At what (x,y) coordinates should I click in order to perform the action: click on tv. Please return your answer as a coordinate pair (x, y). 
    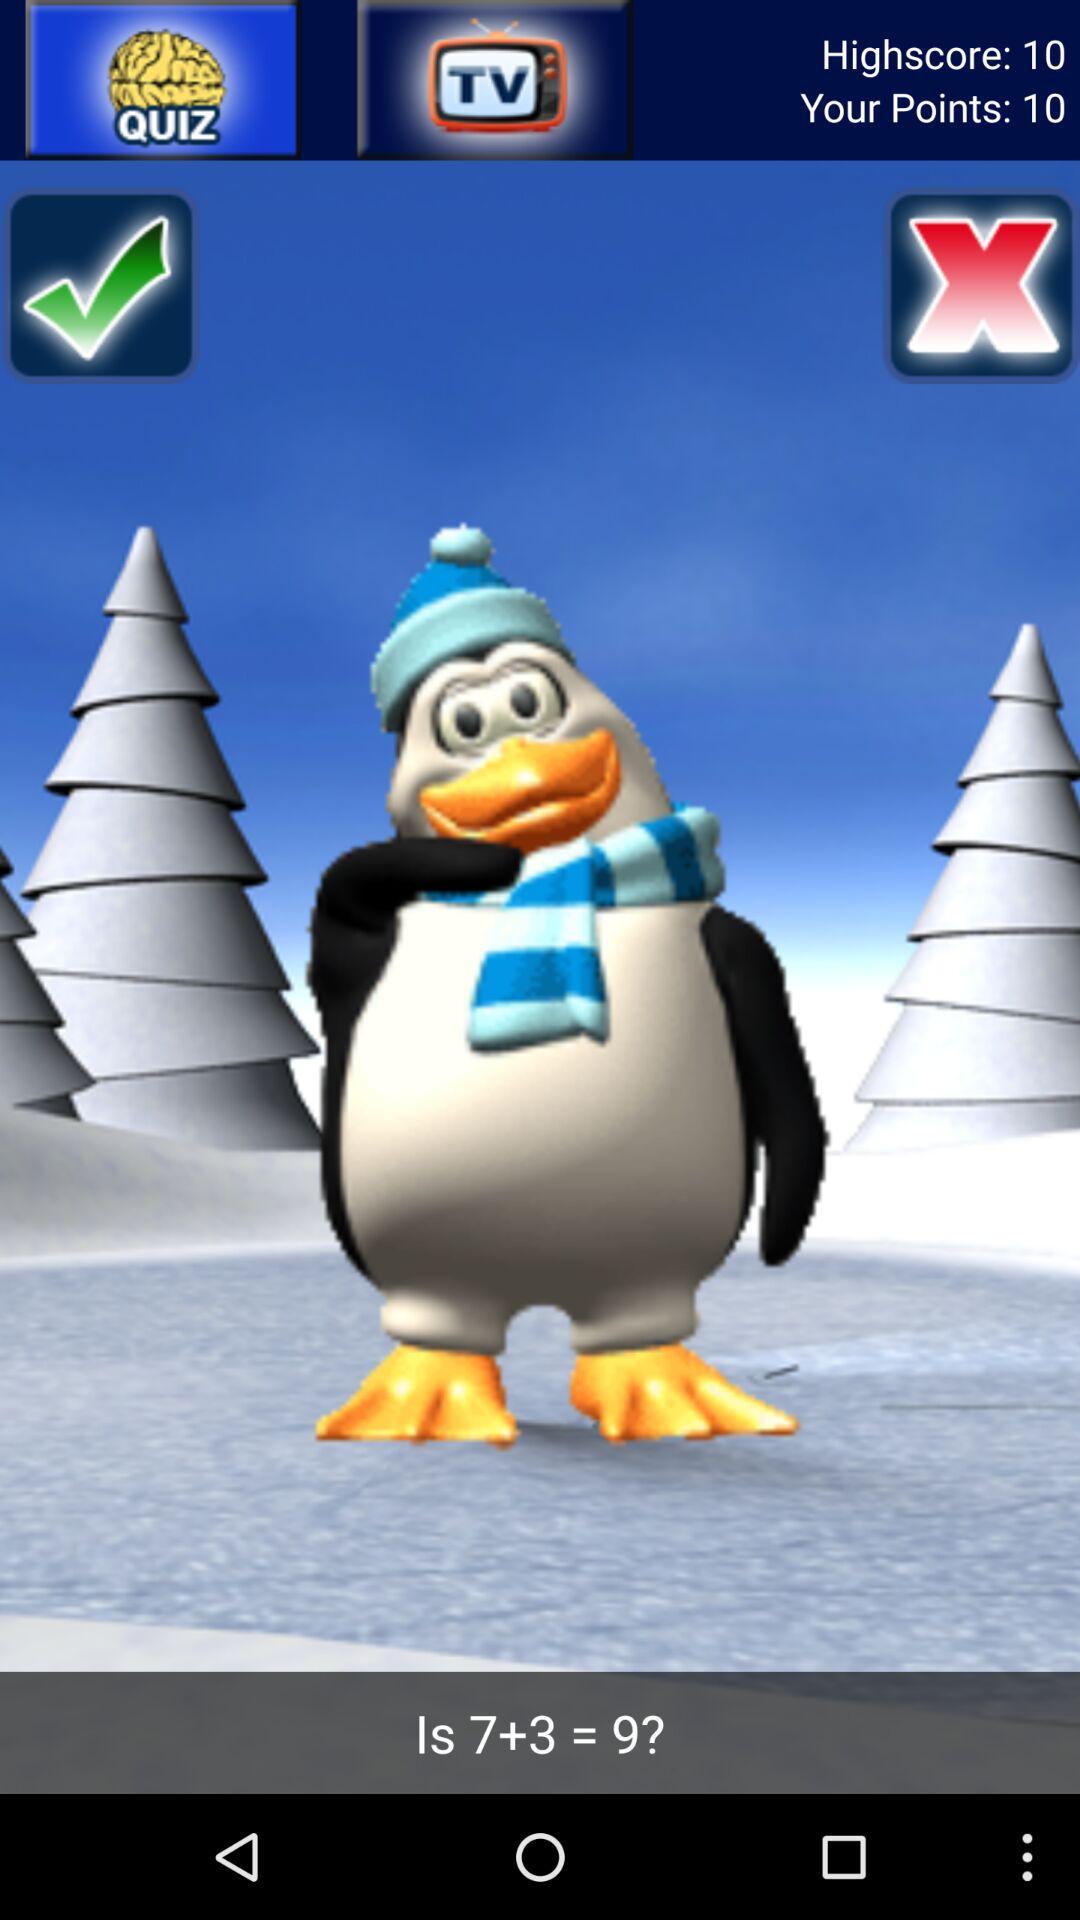
    Looking at the image, I should click on (493, 80).